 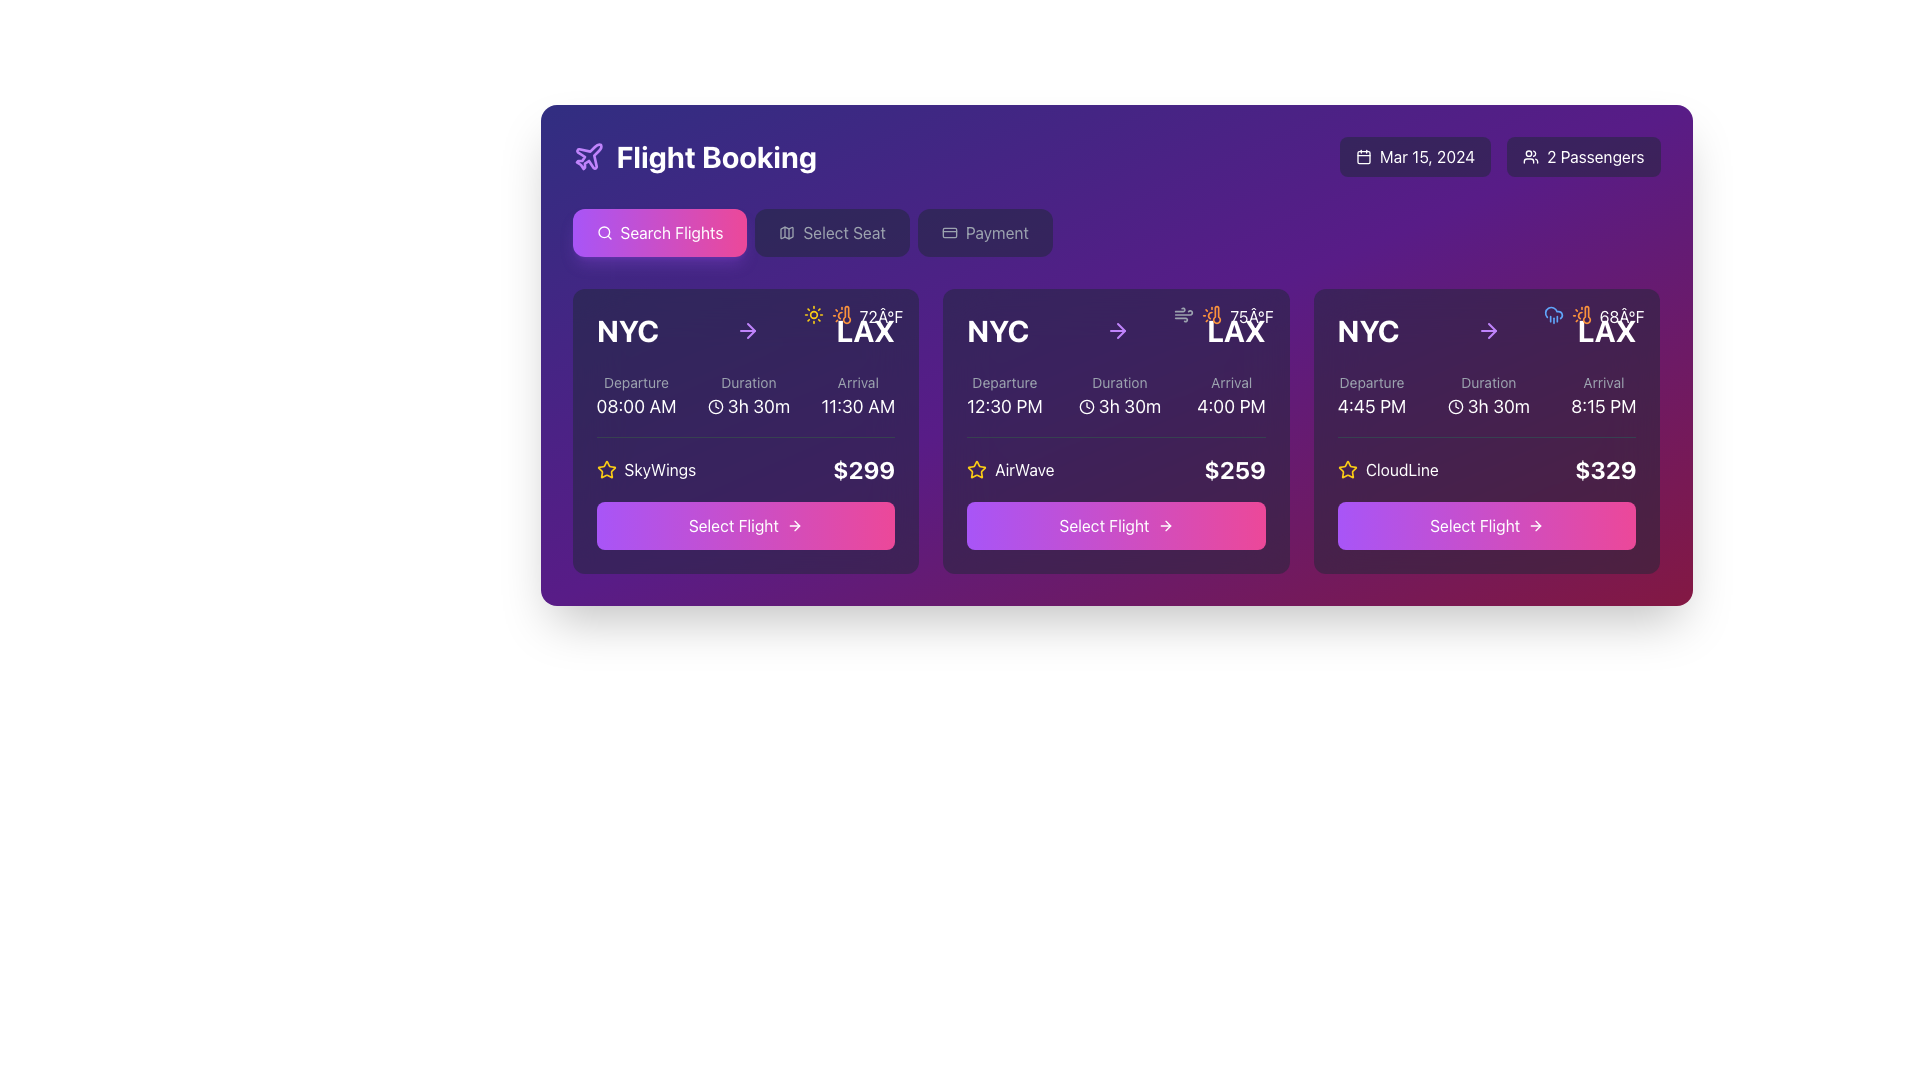 What do you see at coordinates (1165, 524) in the screenshot?
I see `the 'Select Flight' button which contains the right-pointing arrow icon styled with a gradient pink background` at bounding box center [1165, 524].